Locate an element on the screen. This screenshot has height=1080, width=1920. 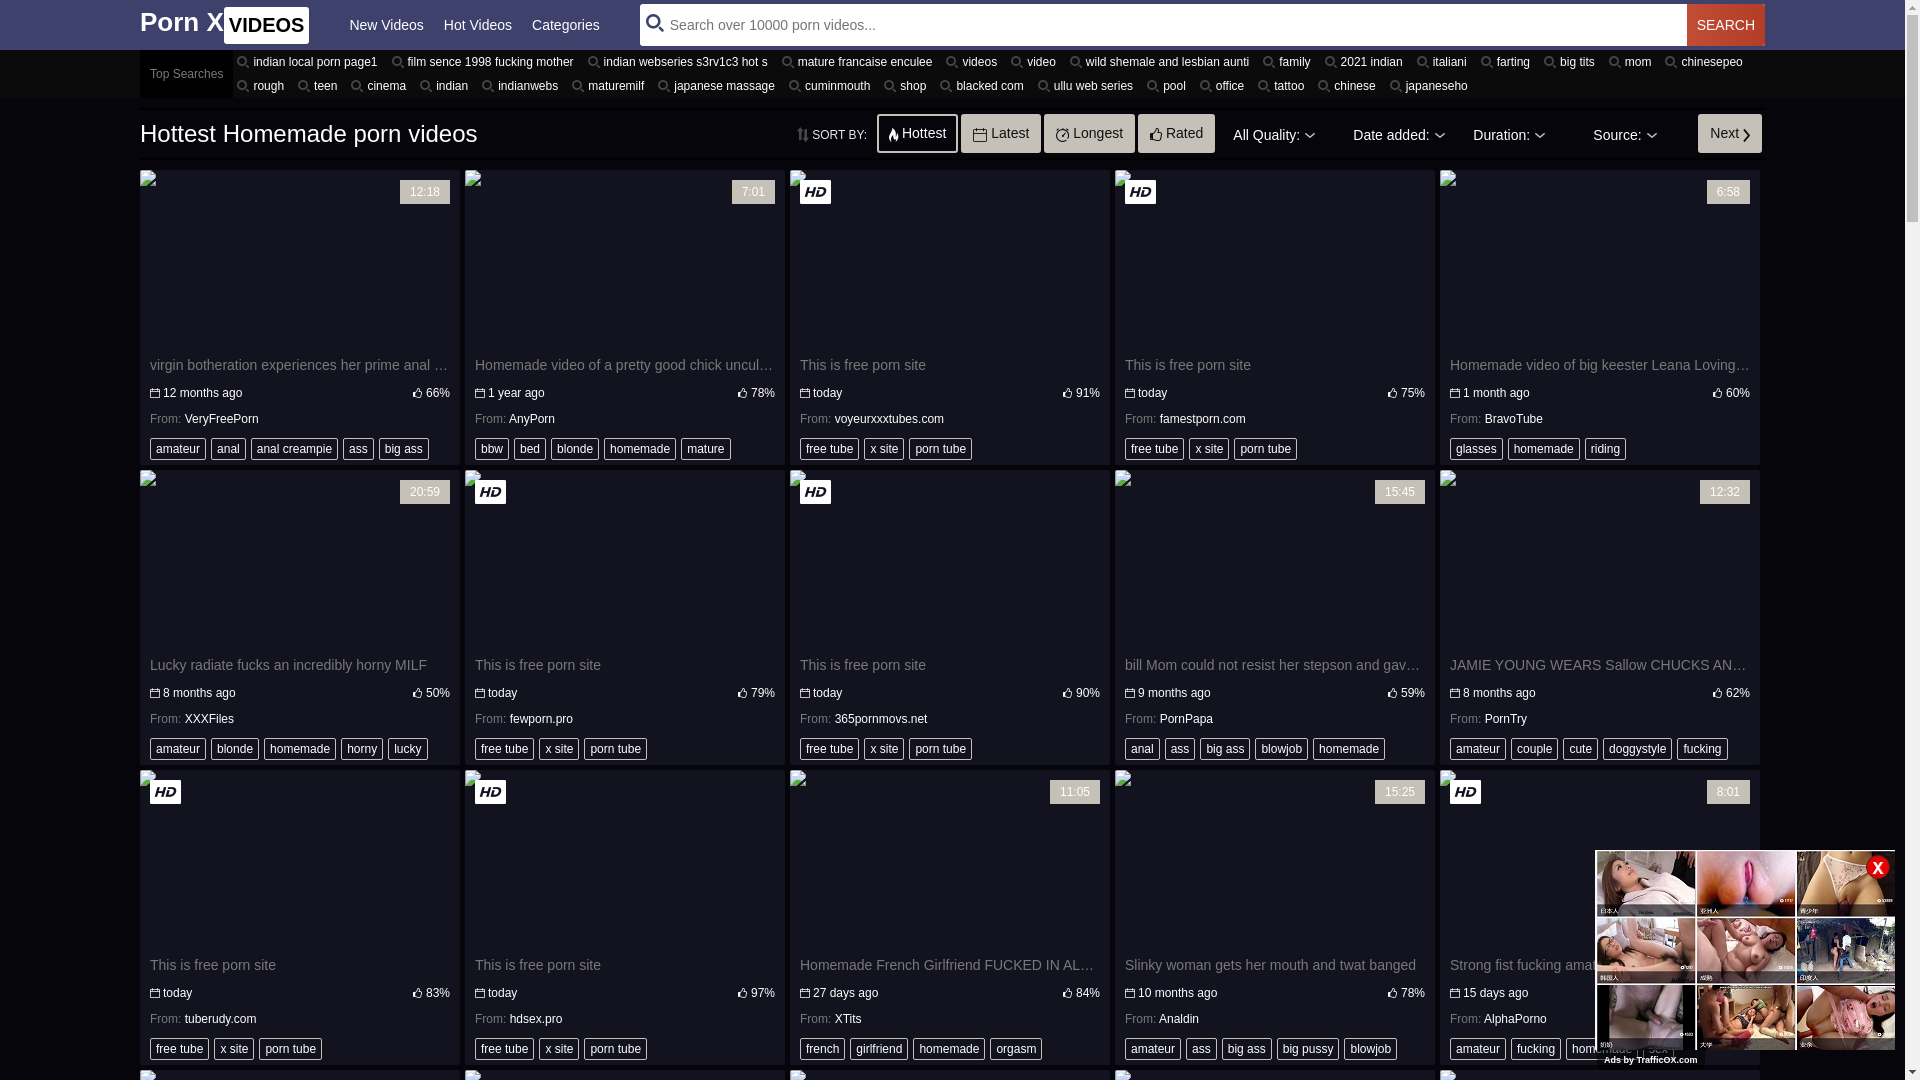
'maturemilf' is located at coordinates (609, 84).